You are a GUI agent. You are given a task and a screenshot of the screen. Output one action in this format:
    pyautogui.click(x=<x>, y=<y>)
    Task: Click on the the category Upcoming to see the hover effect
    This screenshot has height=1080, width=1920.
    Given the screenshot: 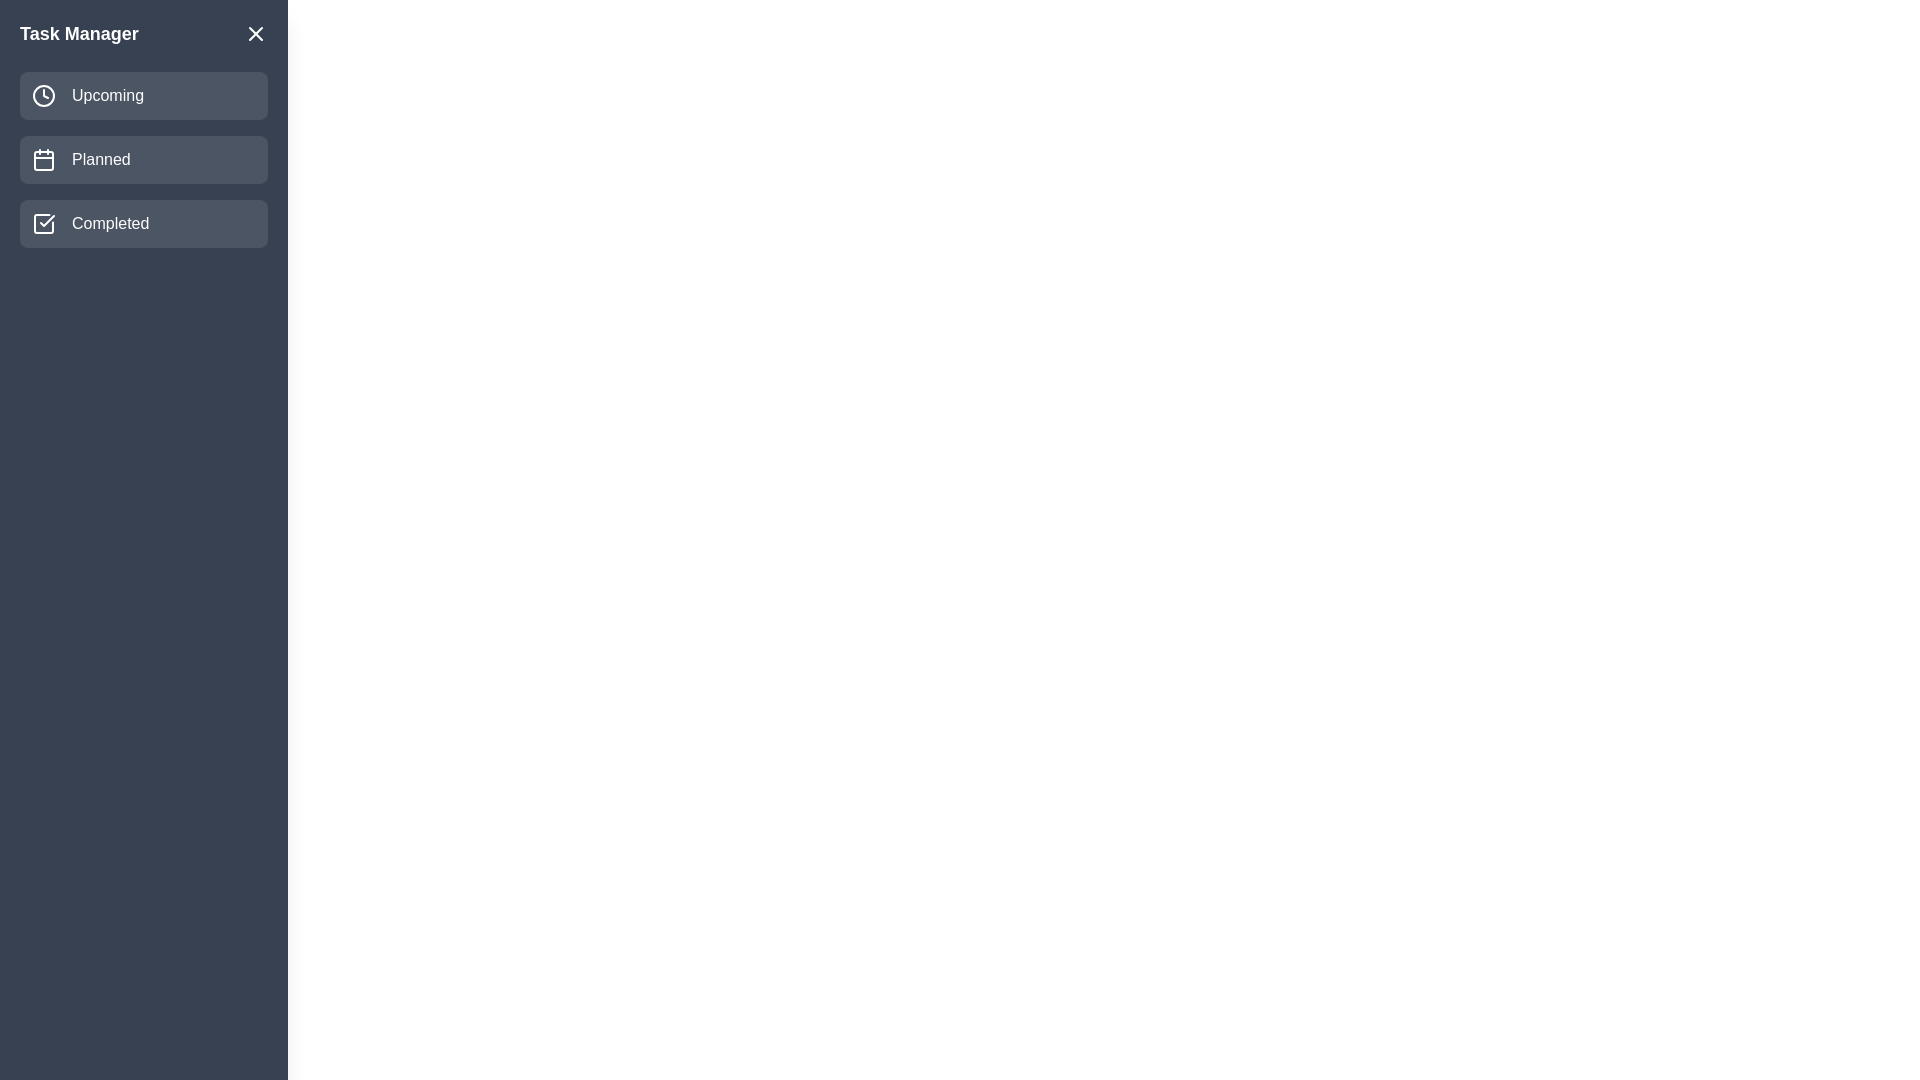 What is the action you would take?
    pyautogui.click(x=143, y=96)
    